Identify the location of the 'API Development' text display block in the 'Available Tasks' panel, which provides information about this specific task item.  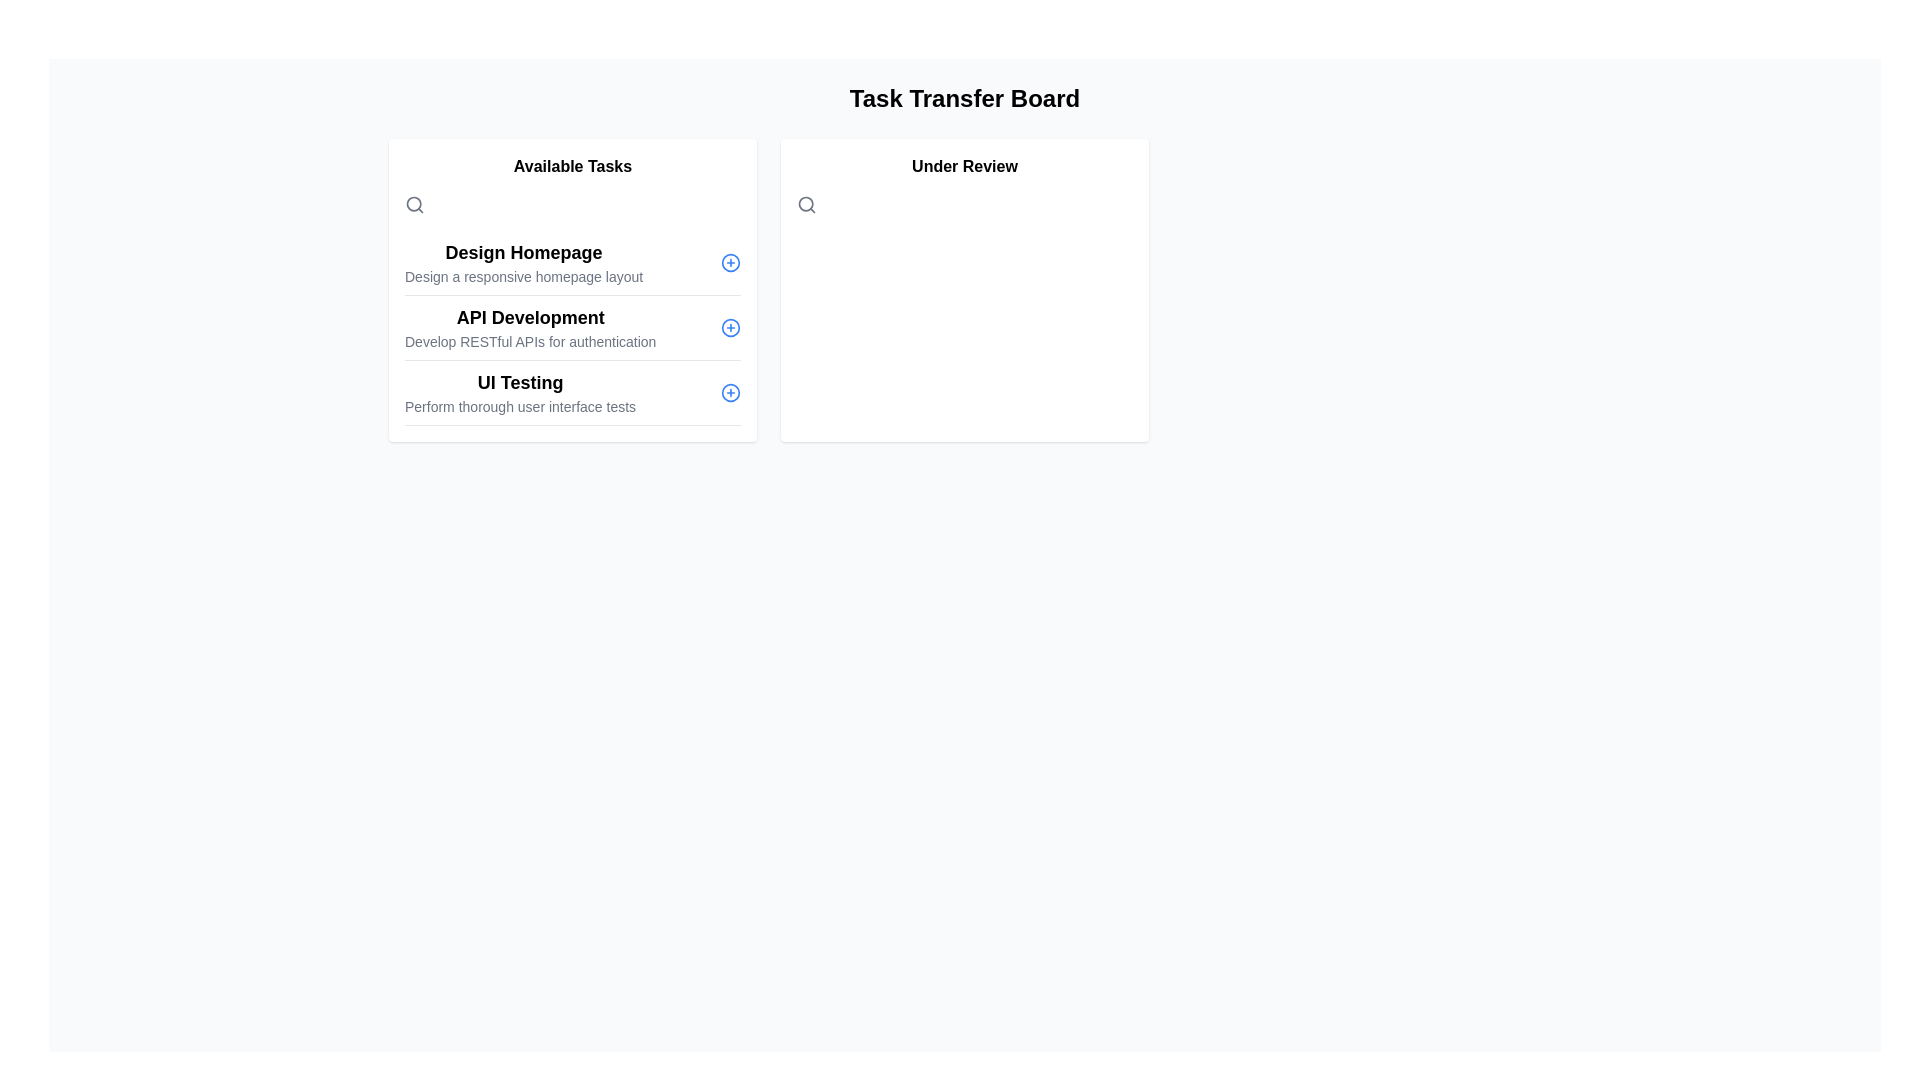
(530, 326).